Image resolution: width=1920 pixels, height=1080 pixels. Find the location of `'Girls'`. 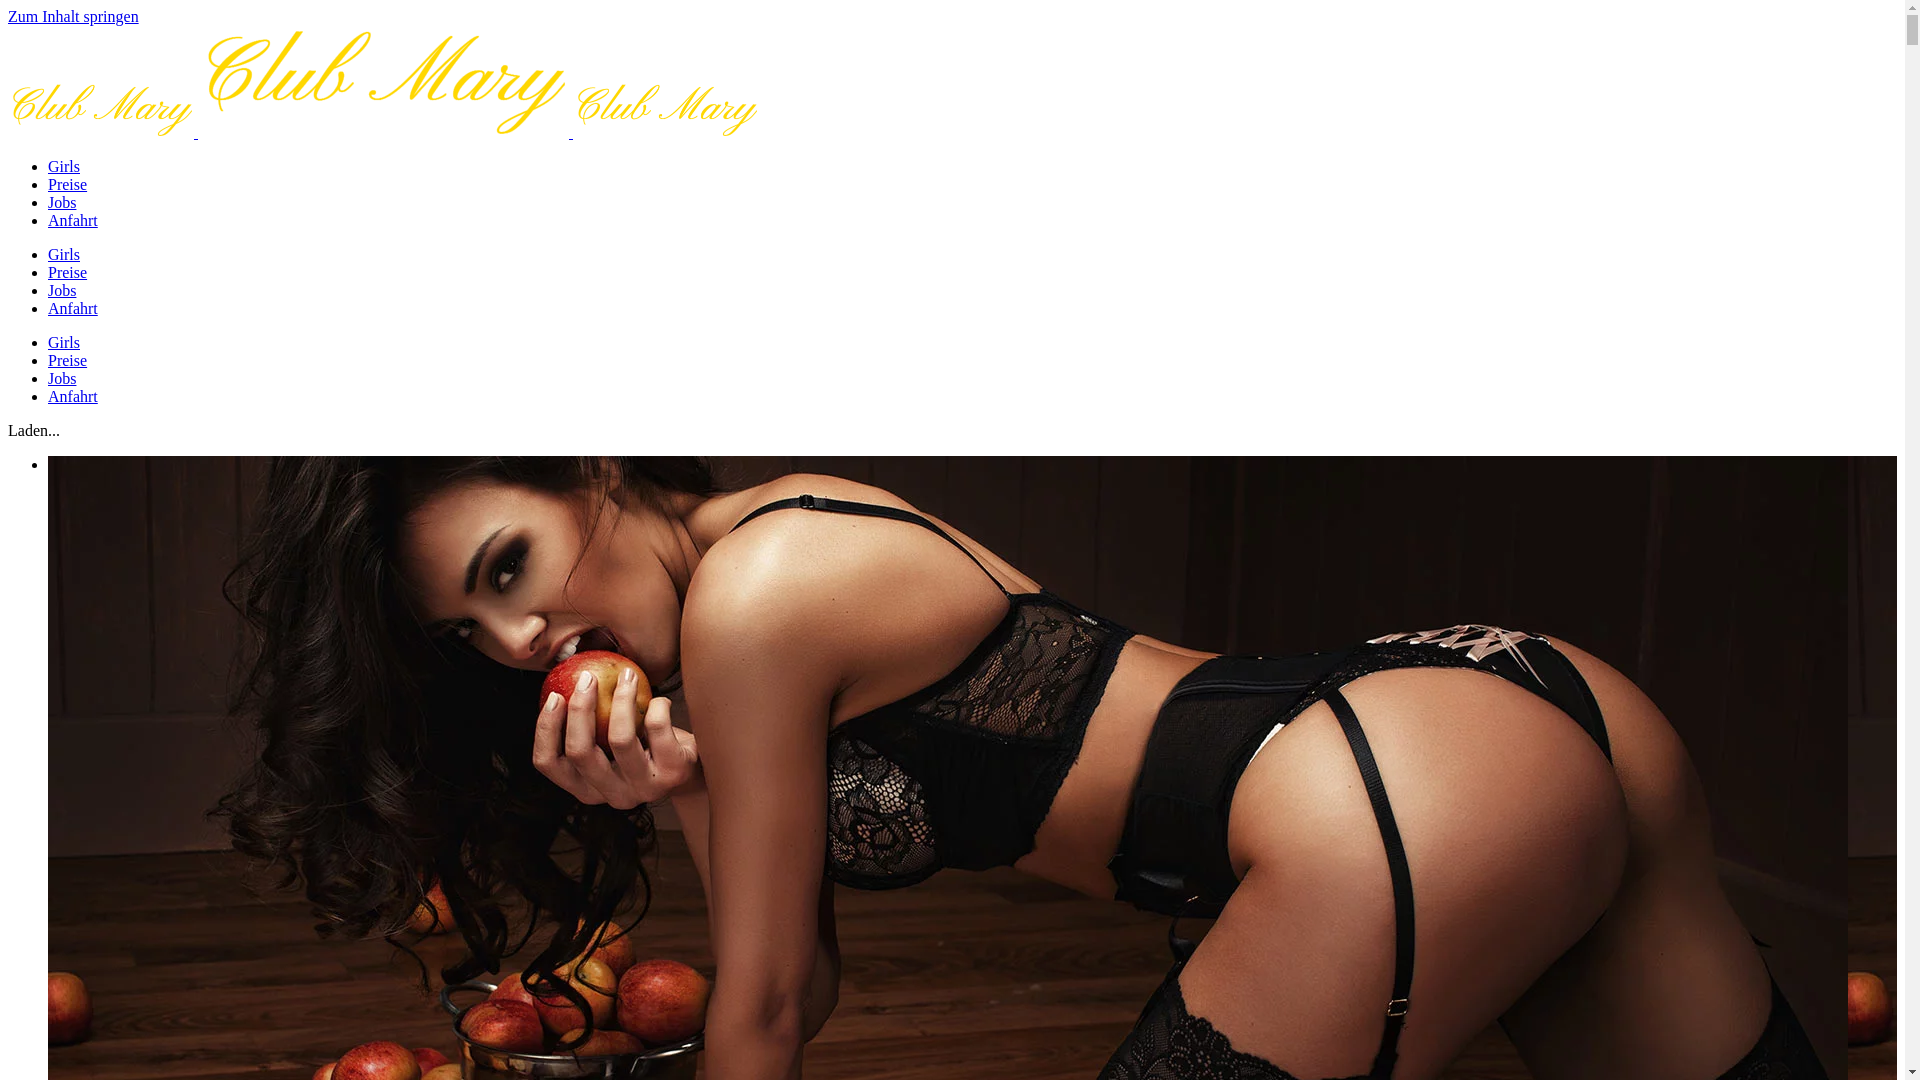

'Girls' is located at coordinates (63, 165).